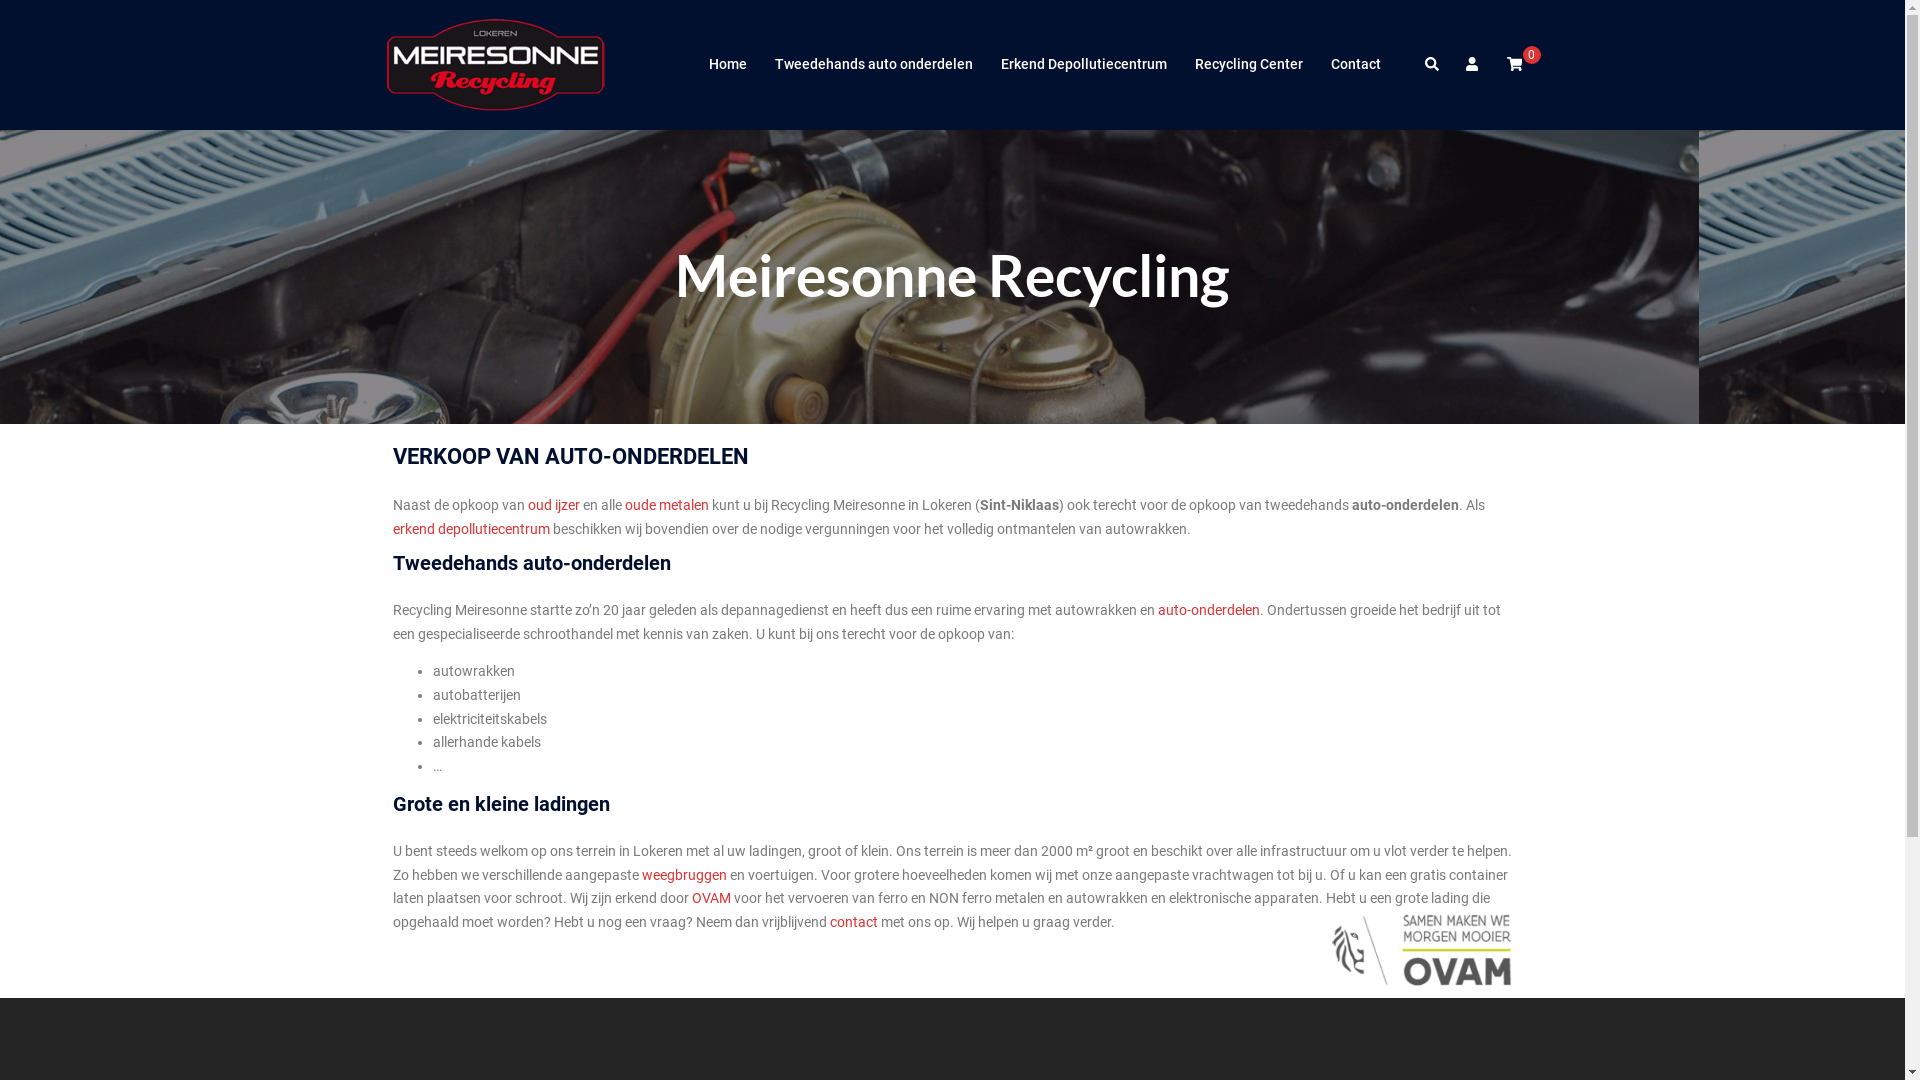 The width and height of the screenshot is (1920, 1080). Describe the element at coordinates (1513, 63) in the screenshot. I see `'0'` at that location.